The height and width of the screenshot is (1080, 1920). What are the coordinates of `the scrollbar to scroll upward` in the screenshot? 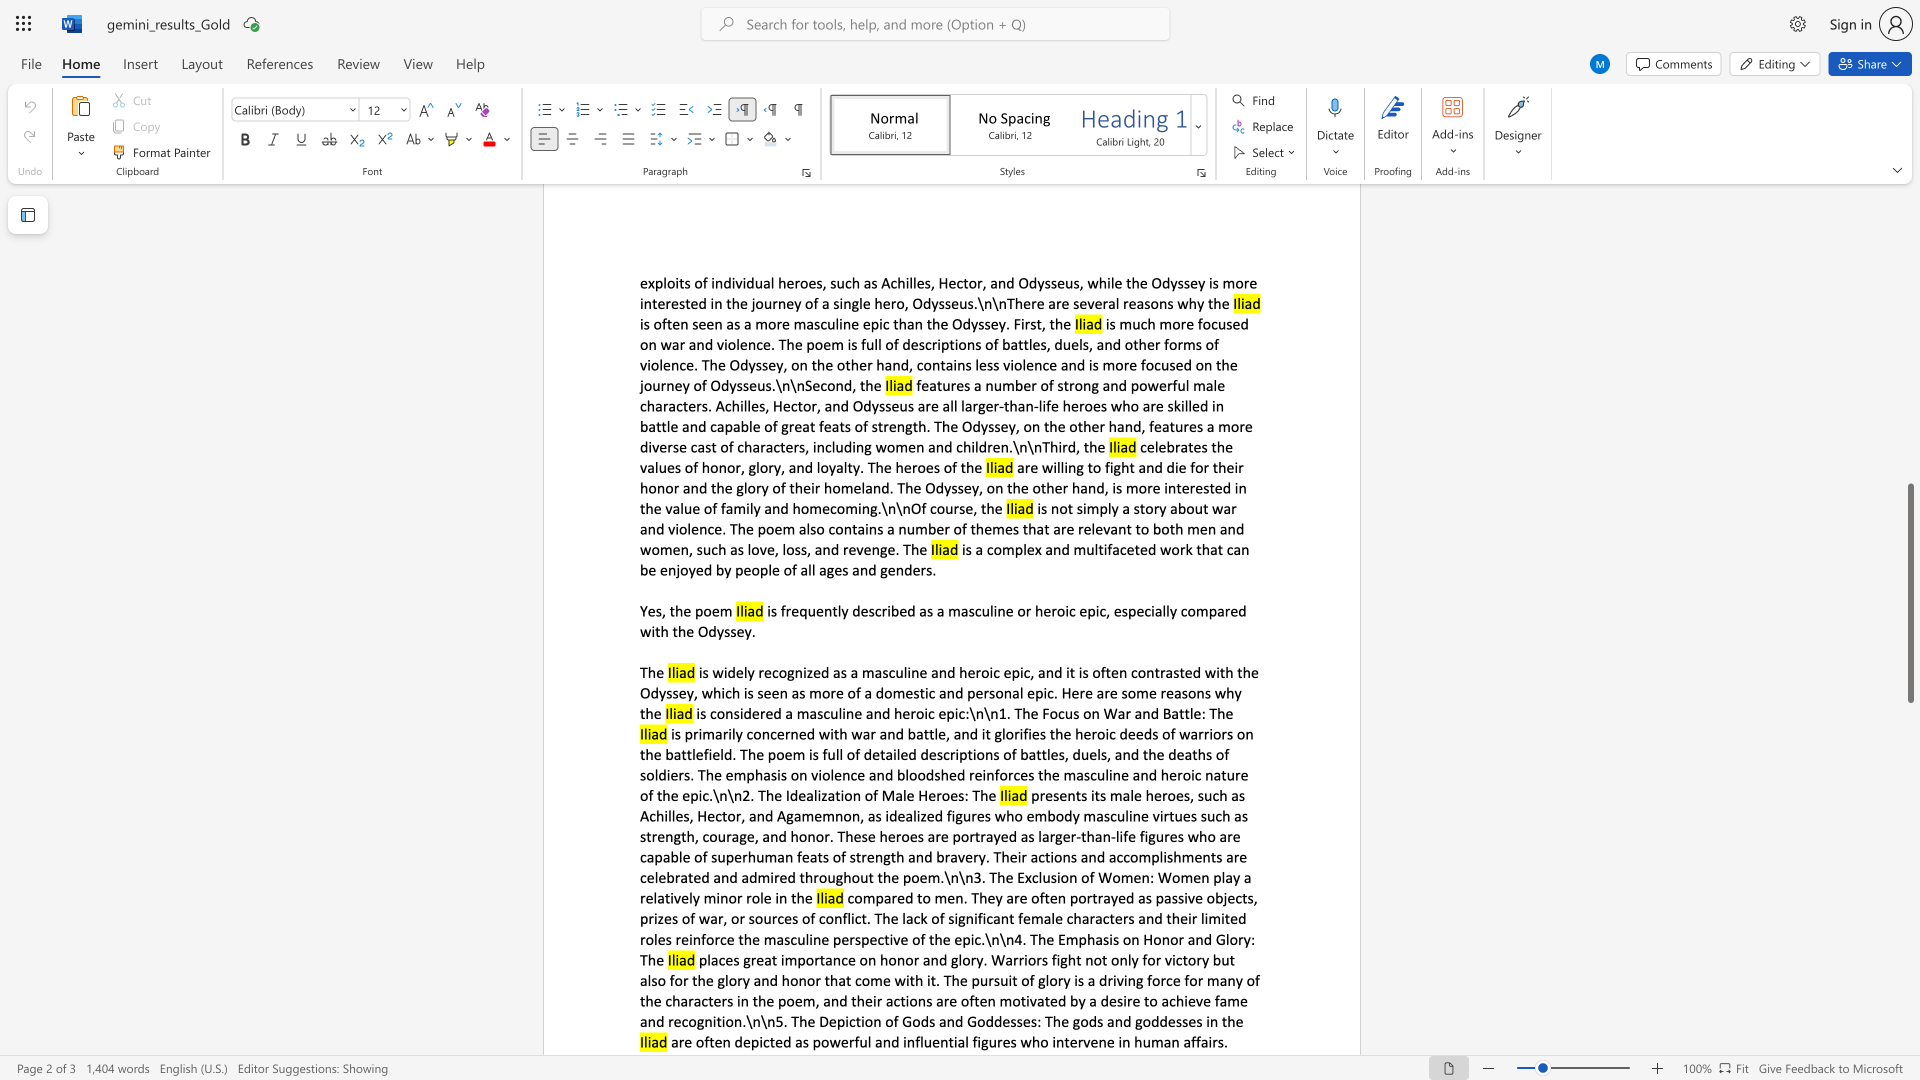 It's located at (1909, 349).